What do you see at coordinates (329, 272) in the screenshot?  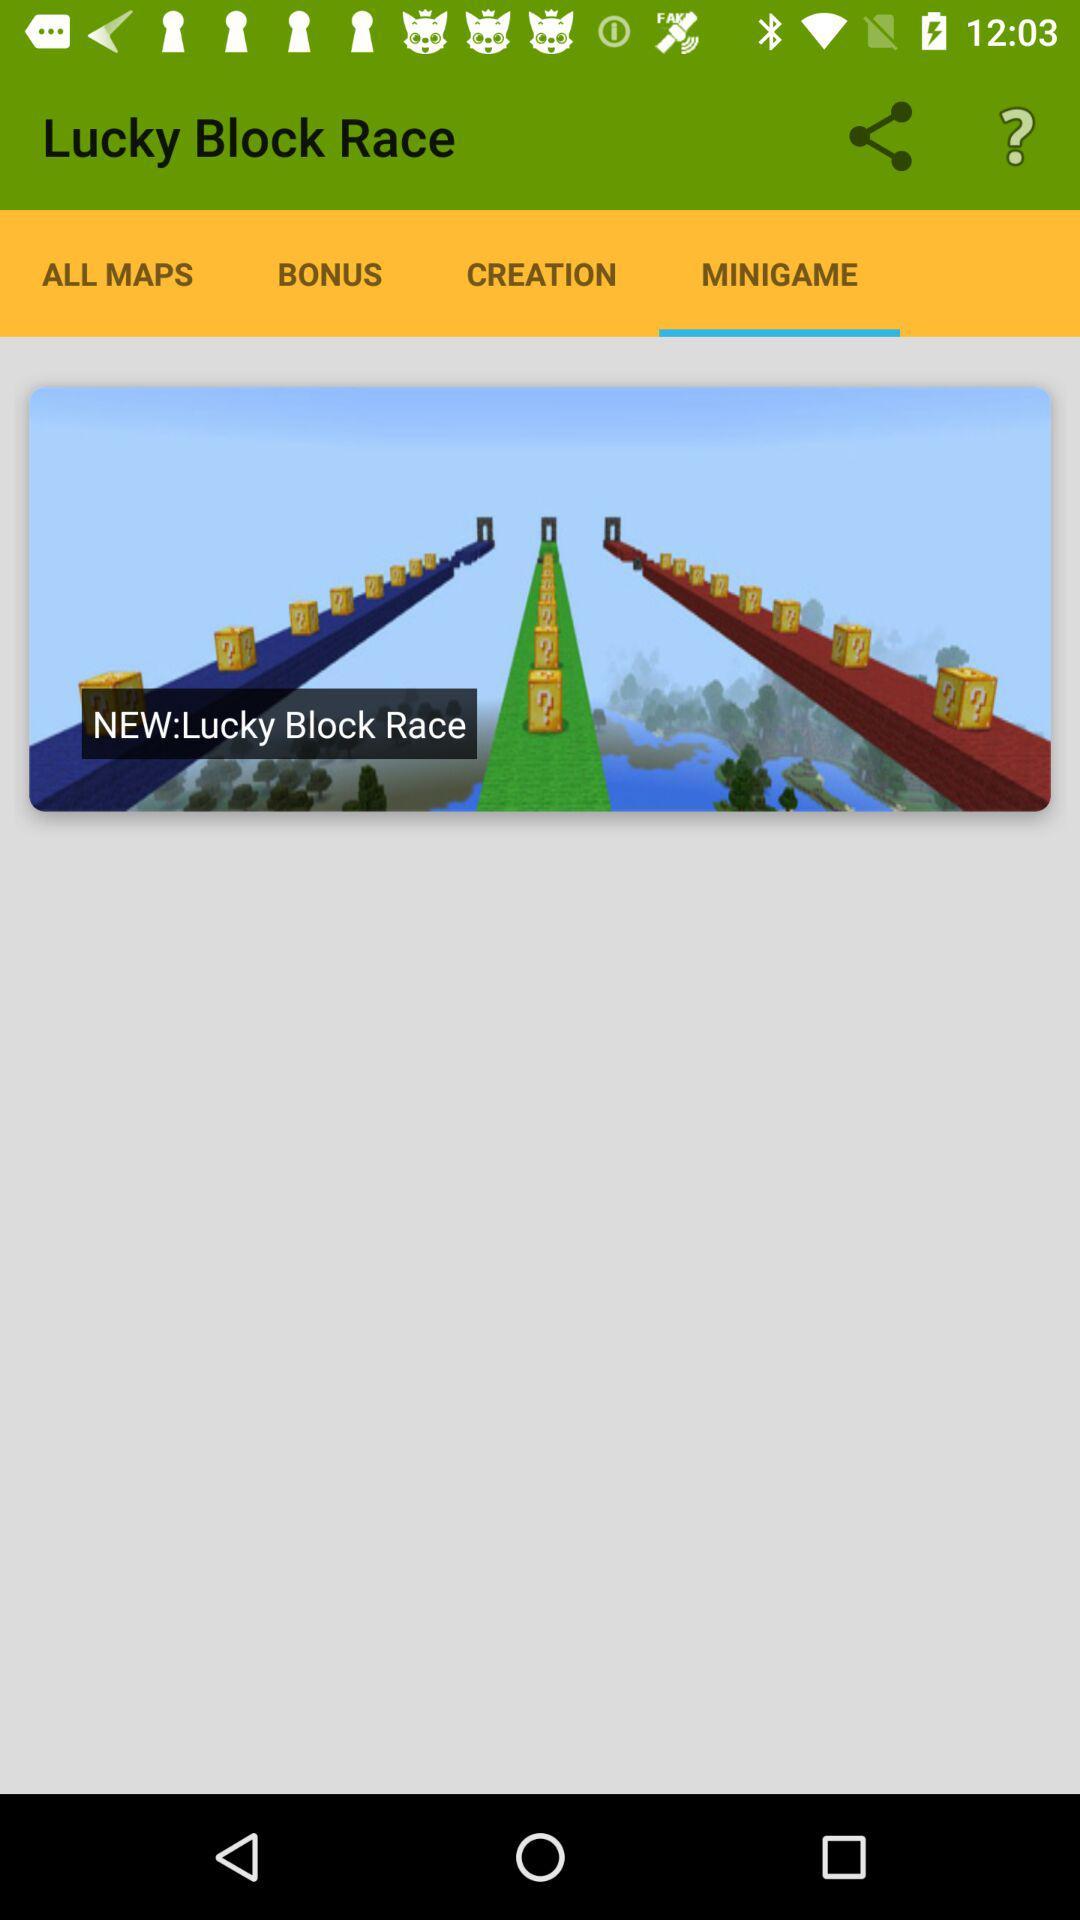 I see `bonus item` at bounding box center [329, 272].